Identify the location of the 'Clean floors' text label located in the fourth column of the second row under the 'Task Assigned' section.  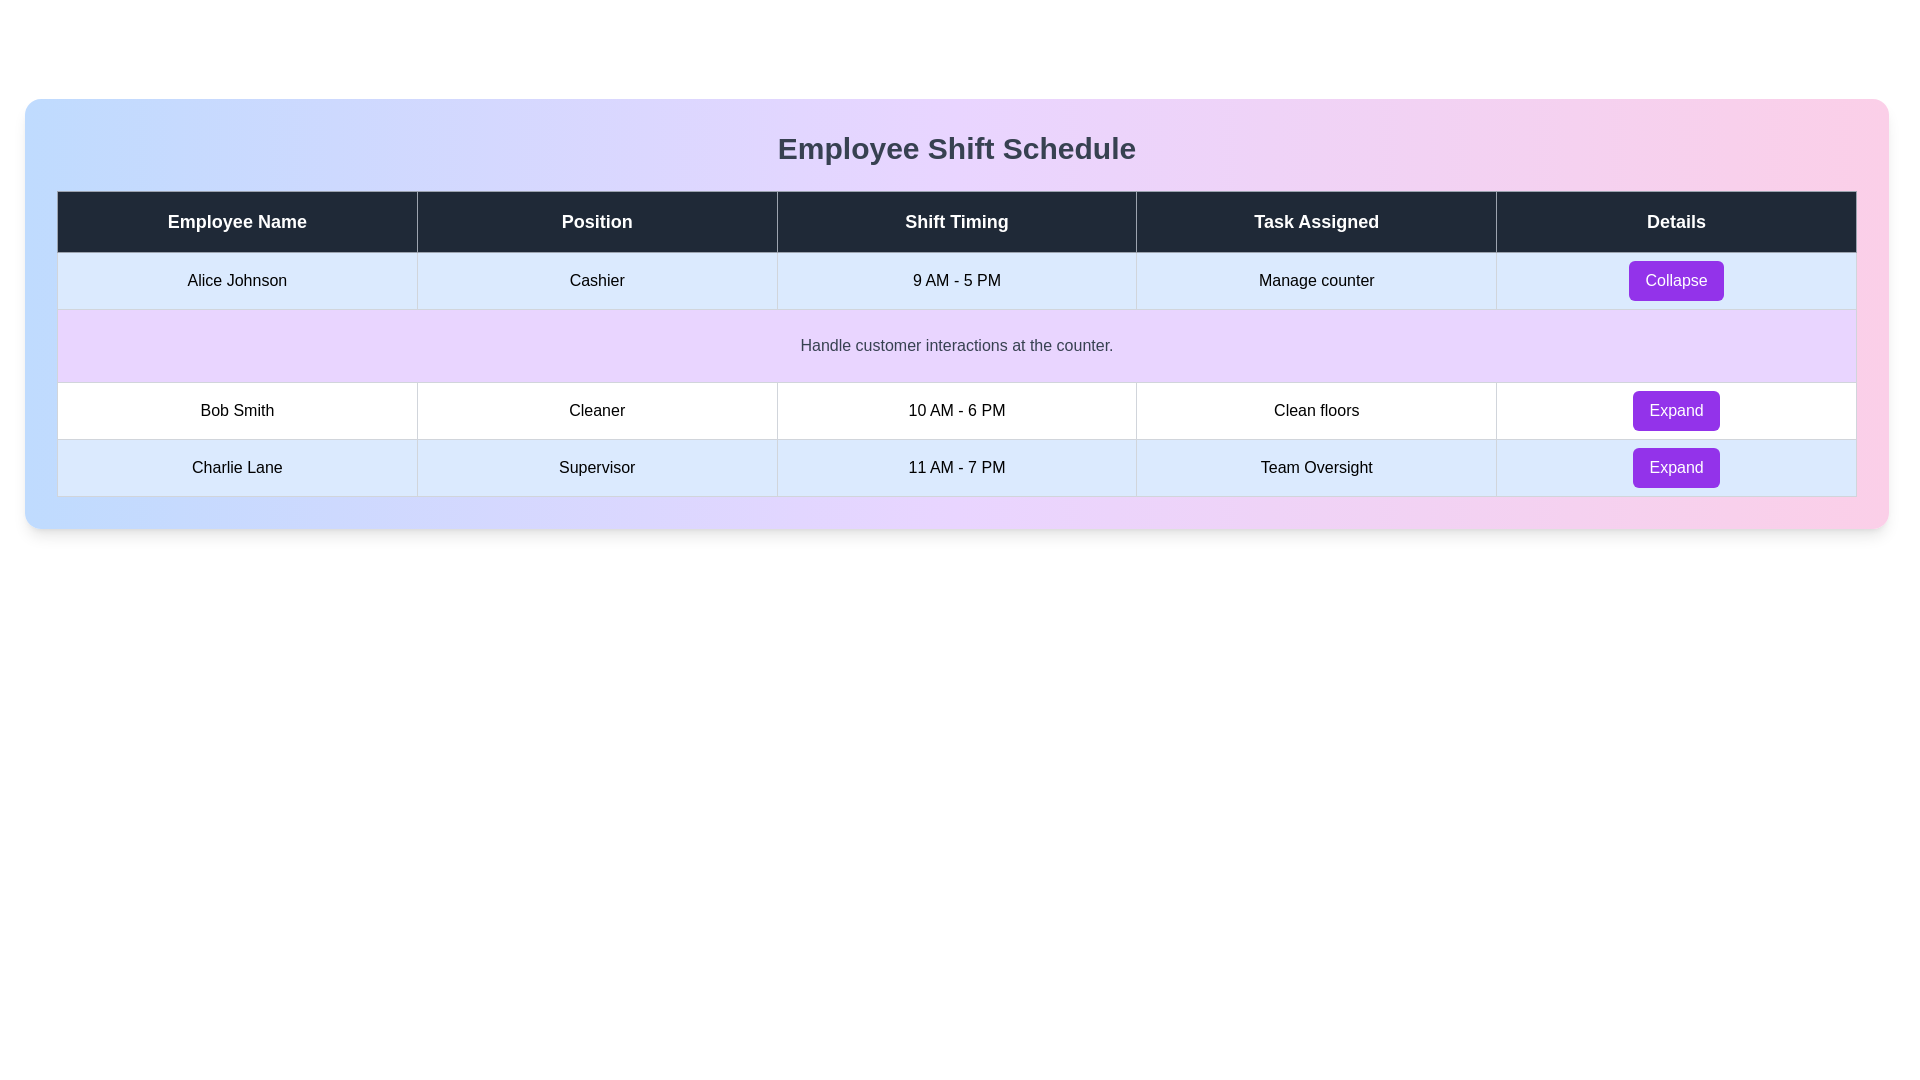
(1316, 410).